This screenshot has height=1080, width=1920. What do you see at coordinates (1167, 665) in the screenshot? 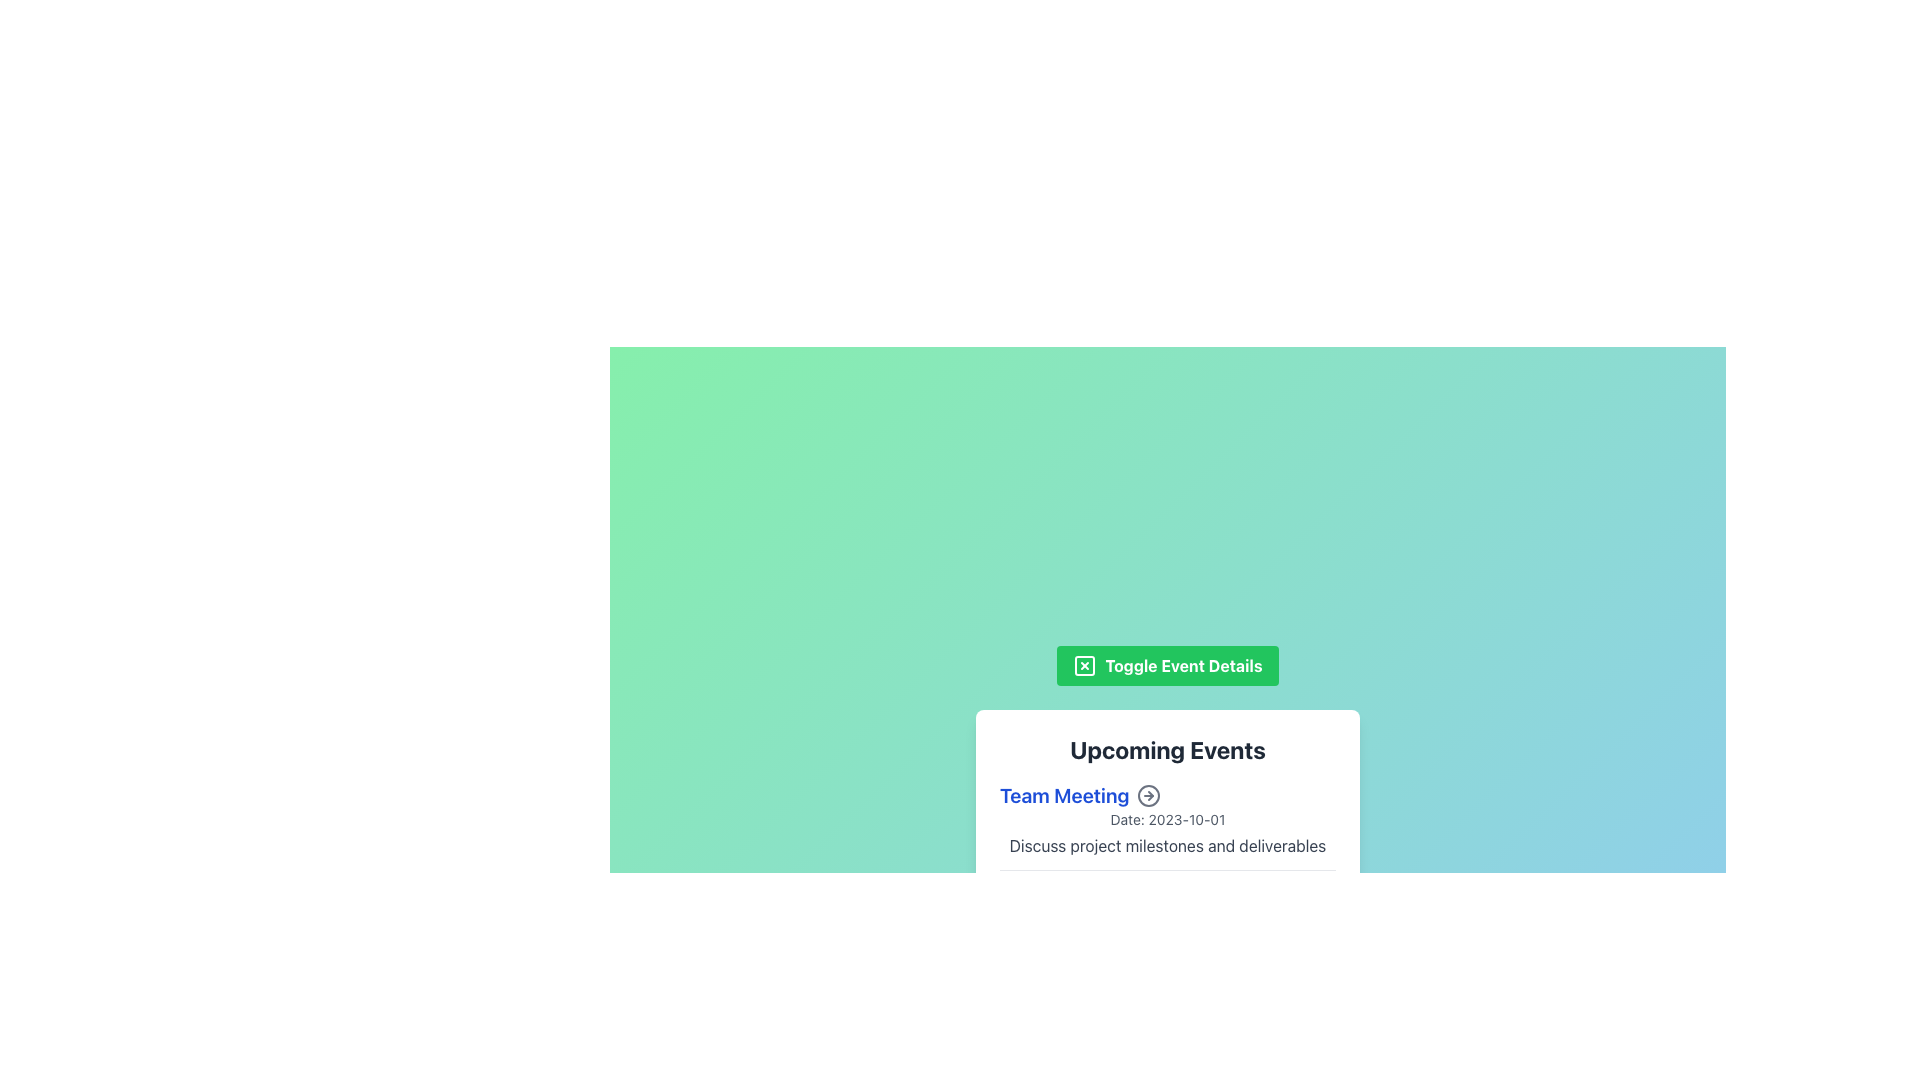
I see `the button located in the upper-central region of the interface` at bounding box center [1167, 665].